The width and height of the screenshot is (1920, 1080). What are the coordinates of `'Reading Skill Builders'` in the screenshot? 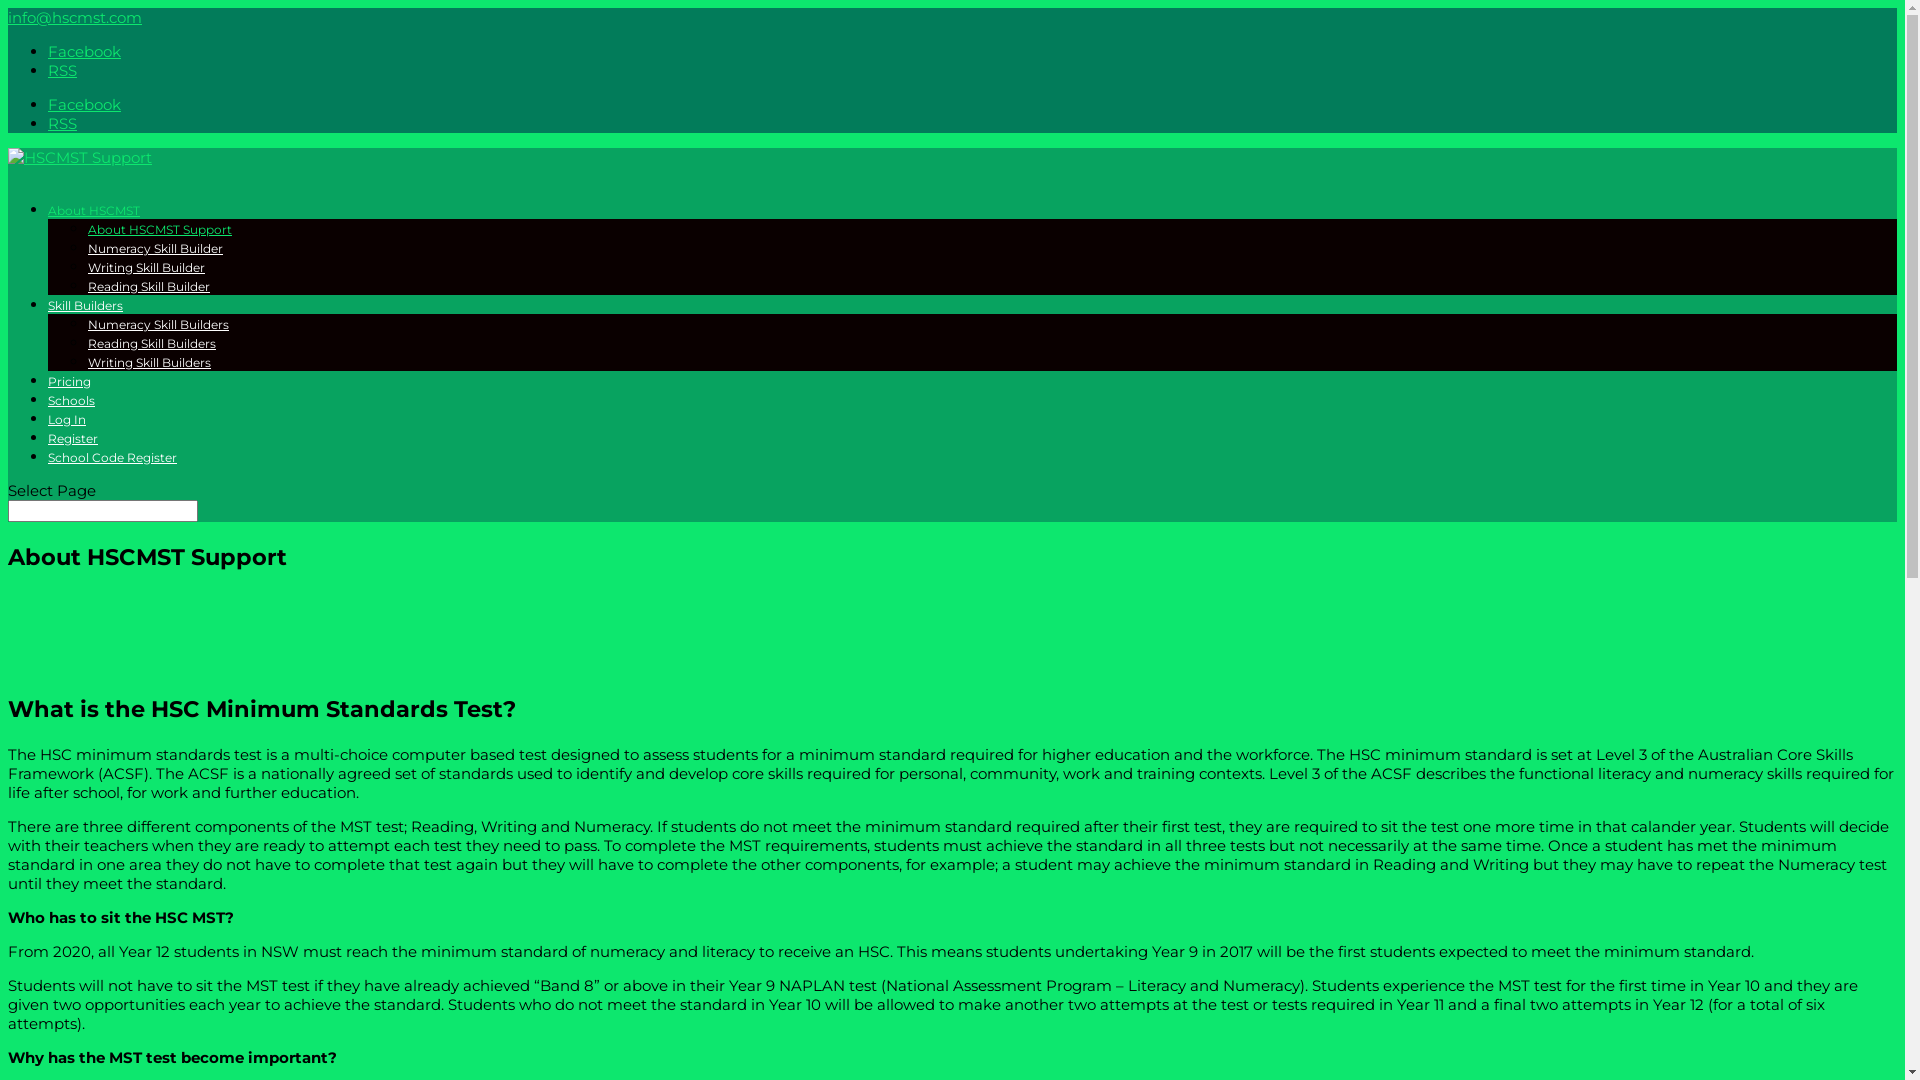 It's located at (151, 342).